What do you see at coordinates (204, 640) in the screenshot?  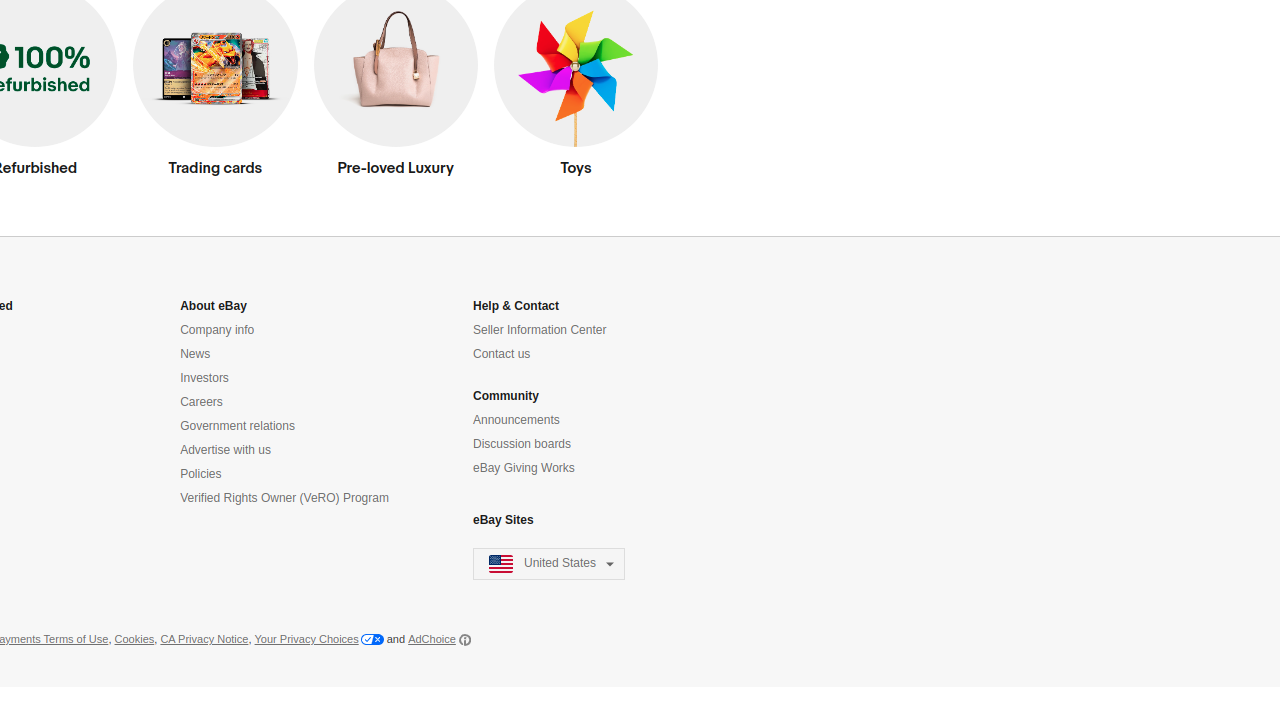 I see `'CA Privacy Notice'` at bounding box center [204, 640].